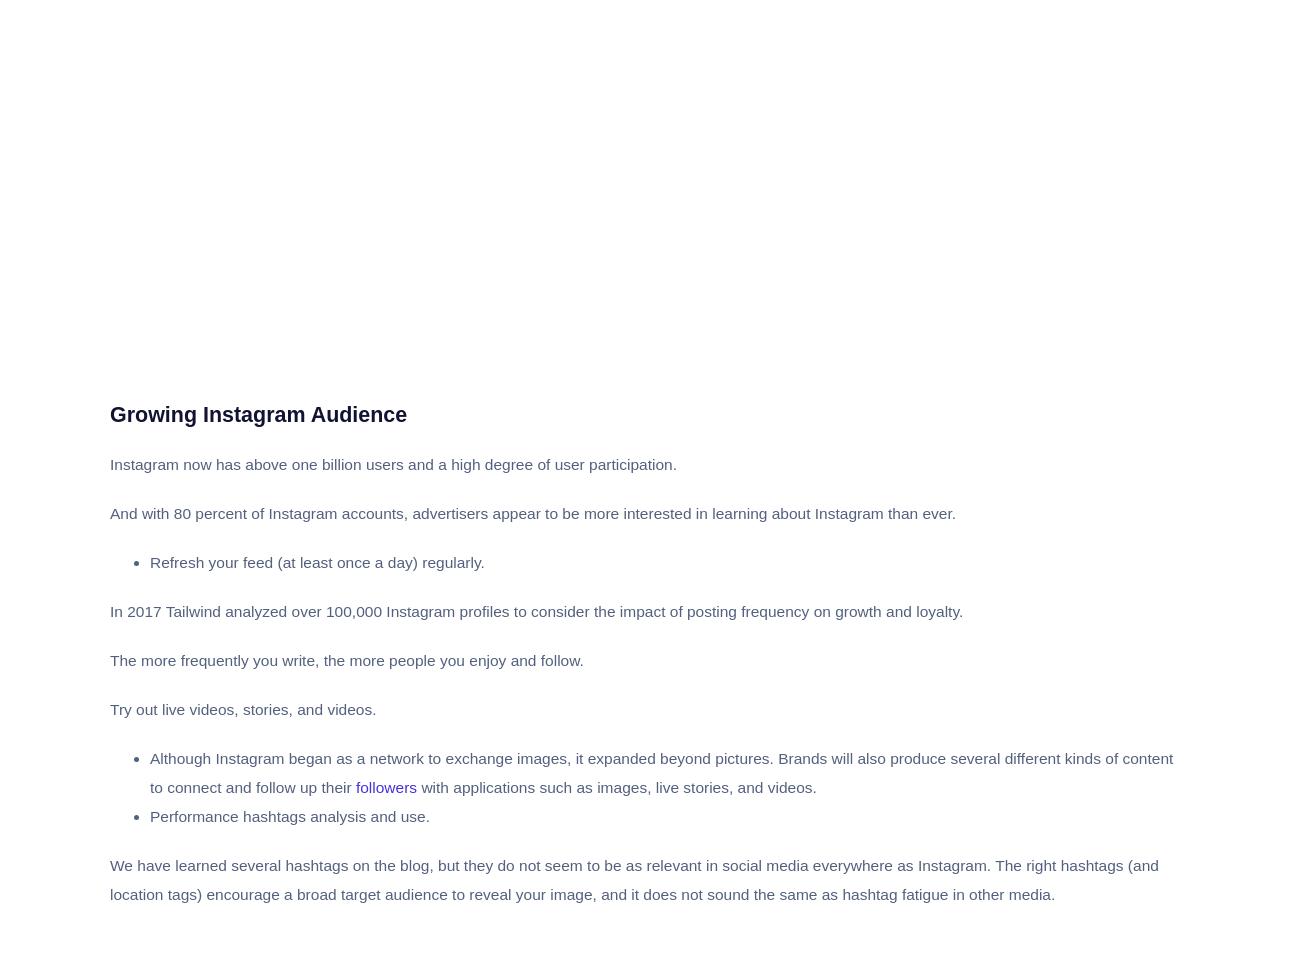 This screenshot has width=1300, height=956. What do you see at coordinates (316, 561) in the screenshot?
I see `'Refresh your feed (at least once a day) regularly.'` at bounding box center [316, 561].